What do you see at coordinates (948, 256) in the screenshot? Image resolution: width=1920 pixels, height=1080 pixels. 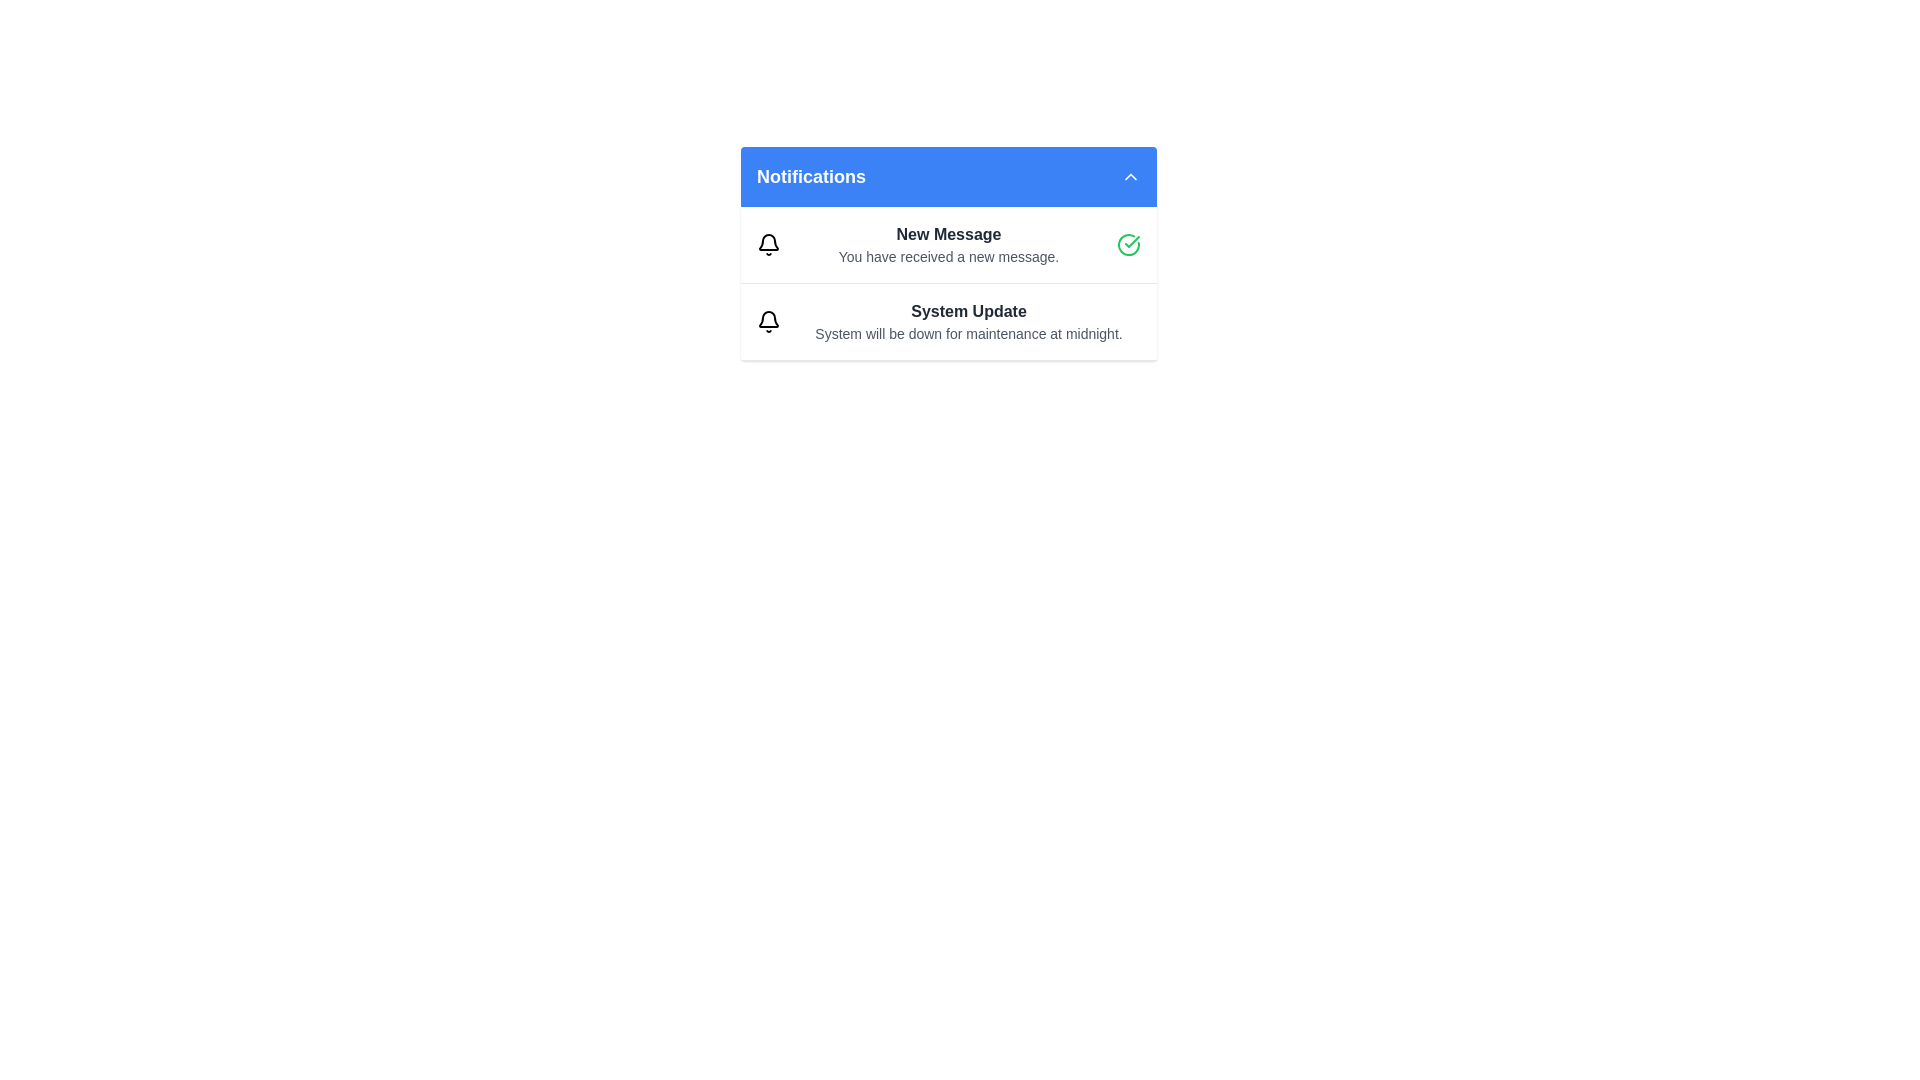 I see `the Text label providing supplemental description below 'New Message' in the notification card` at bounding box center [948, 256].